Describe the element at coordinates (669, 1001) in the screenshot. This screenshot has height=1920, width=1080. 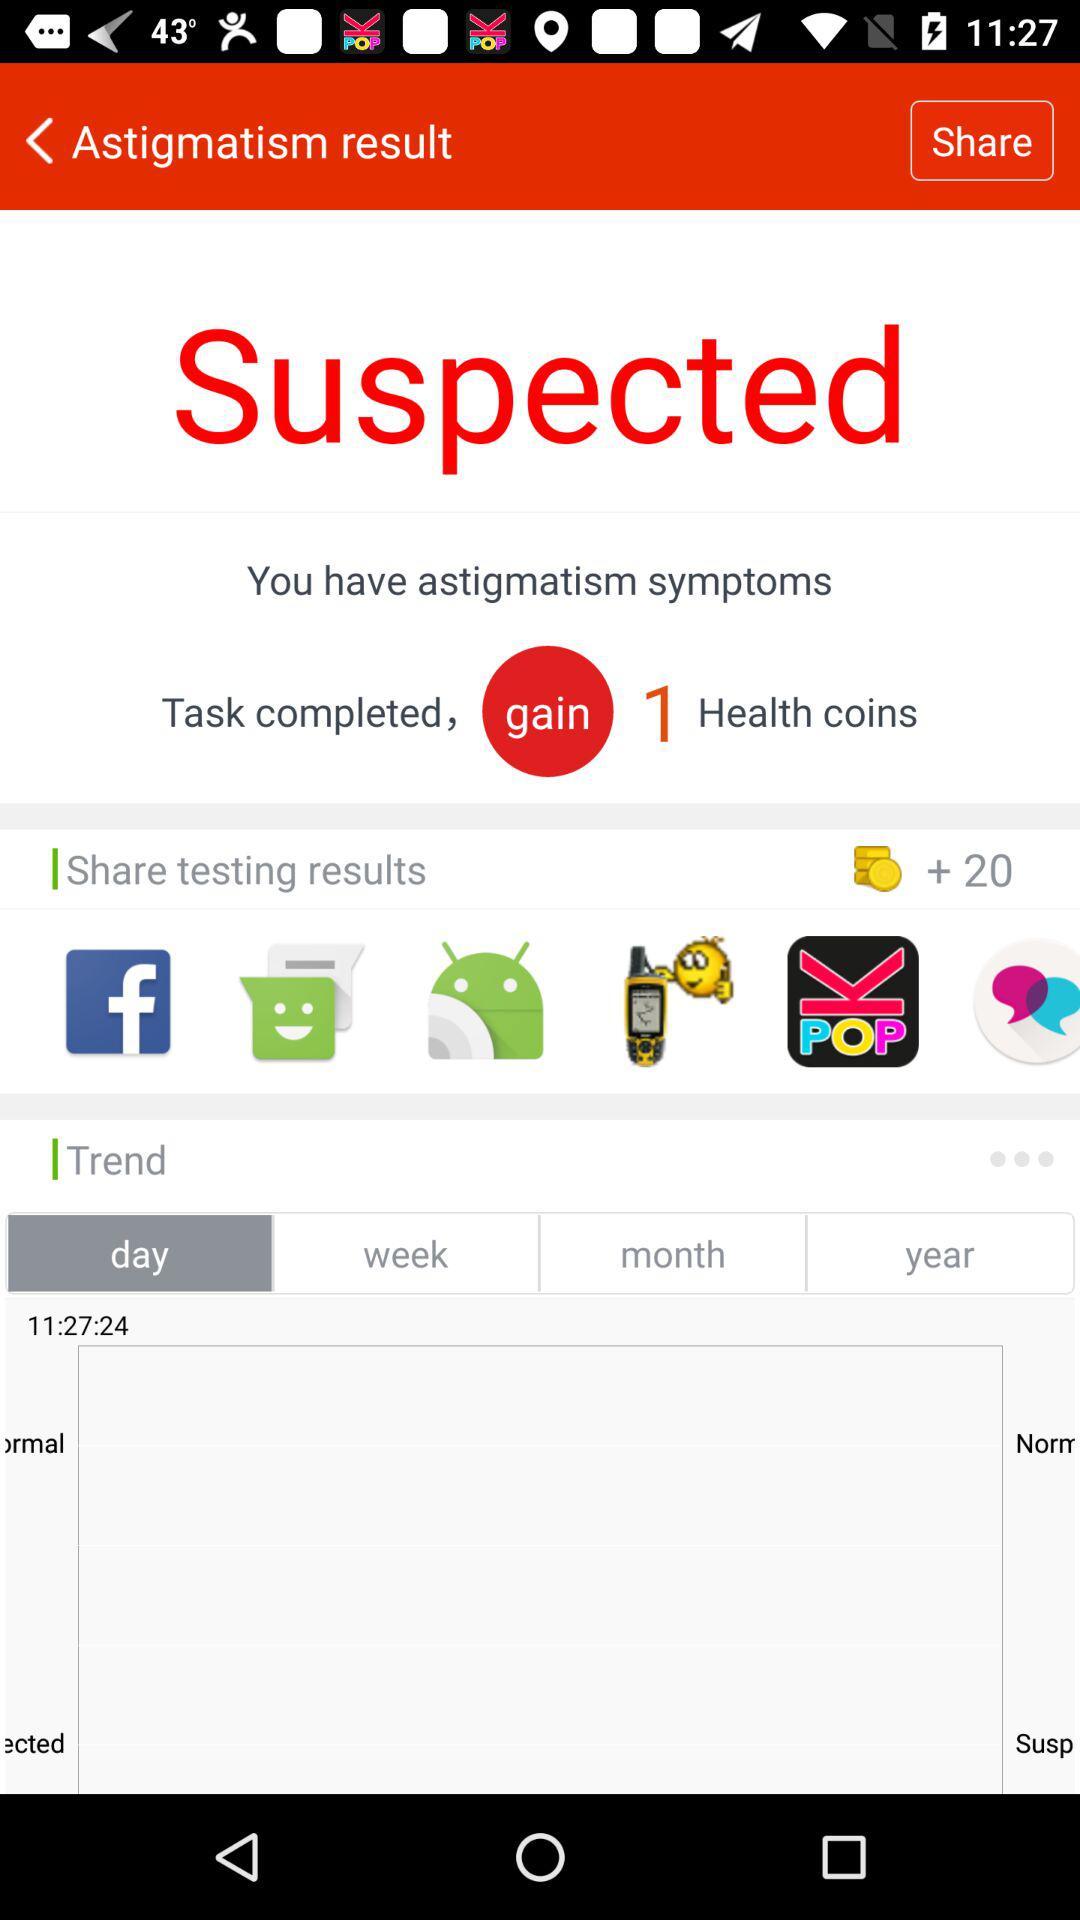
I see `share to app` at that location.